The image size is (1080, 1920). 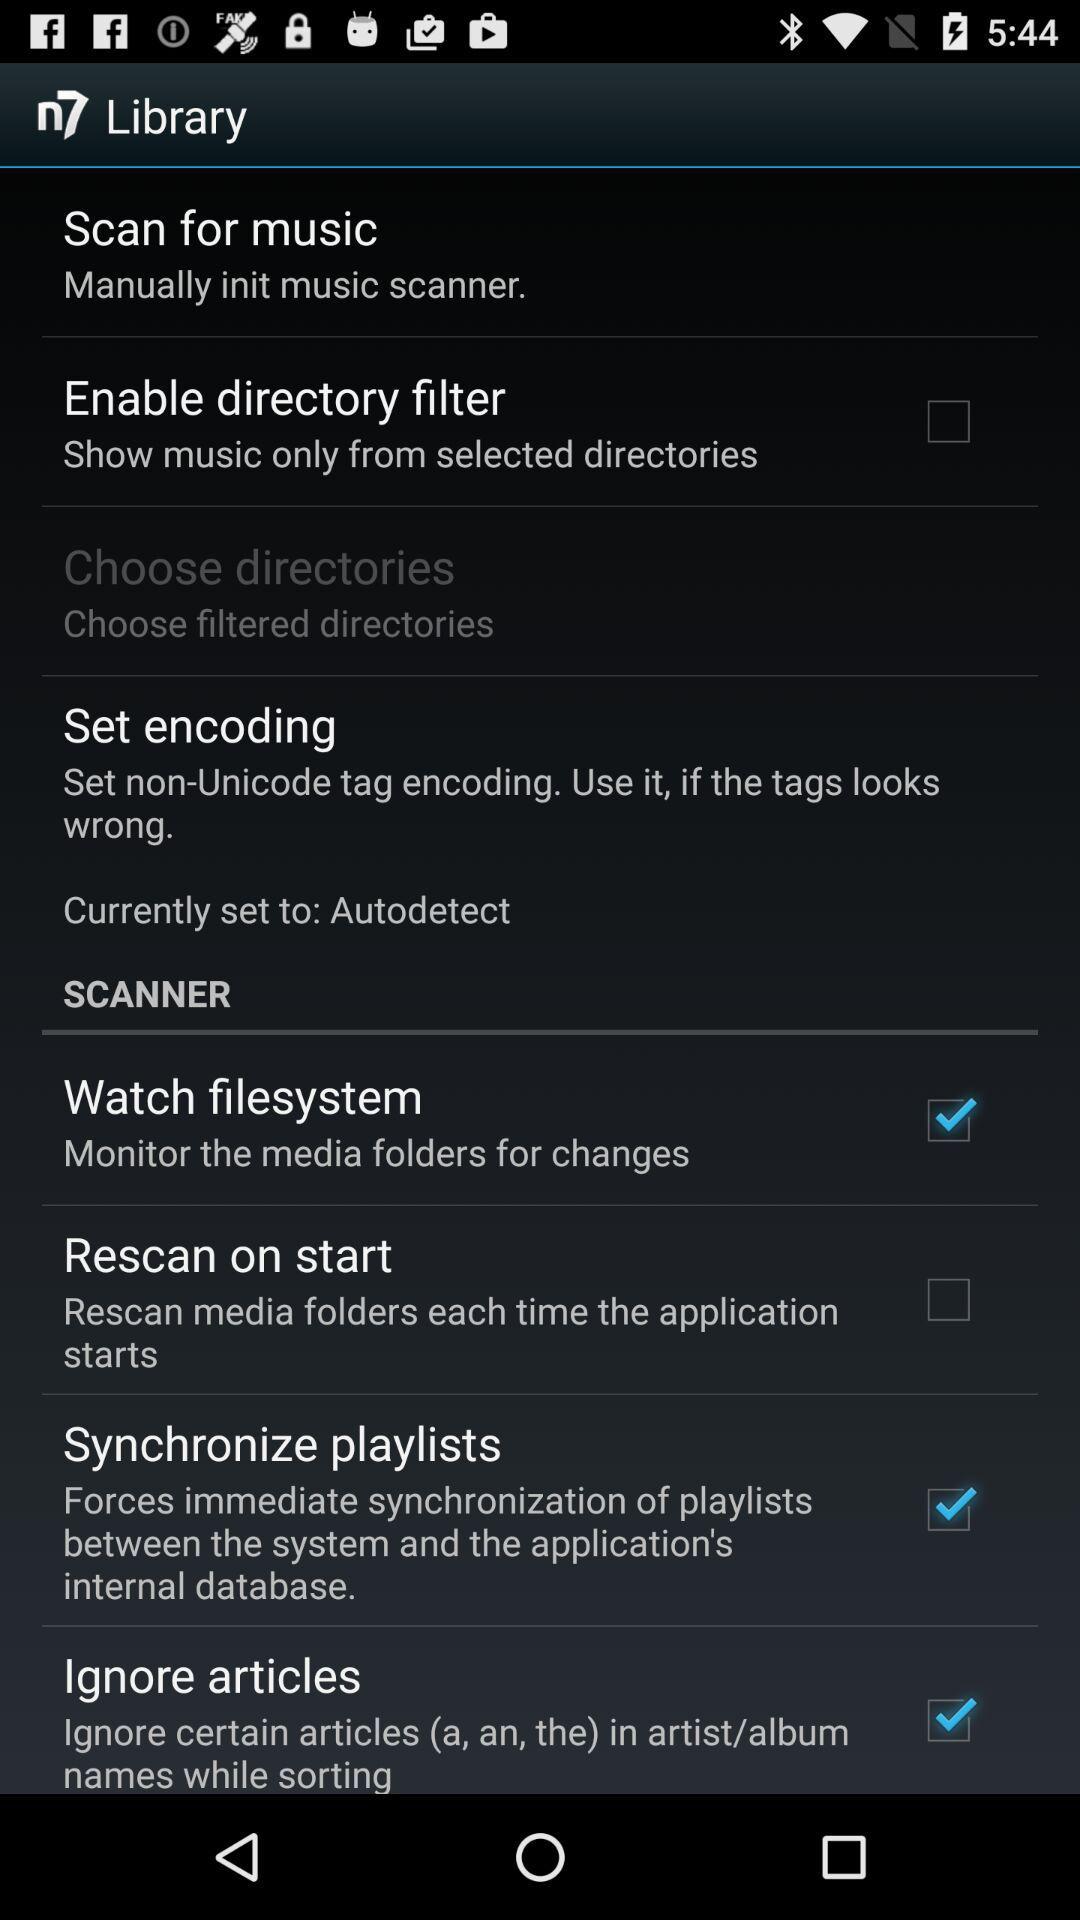 What do you see at coordinates (525, 844) in the screenshot?
I see `set non unicode` at bounding box center [525, 844].